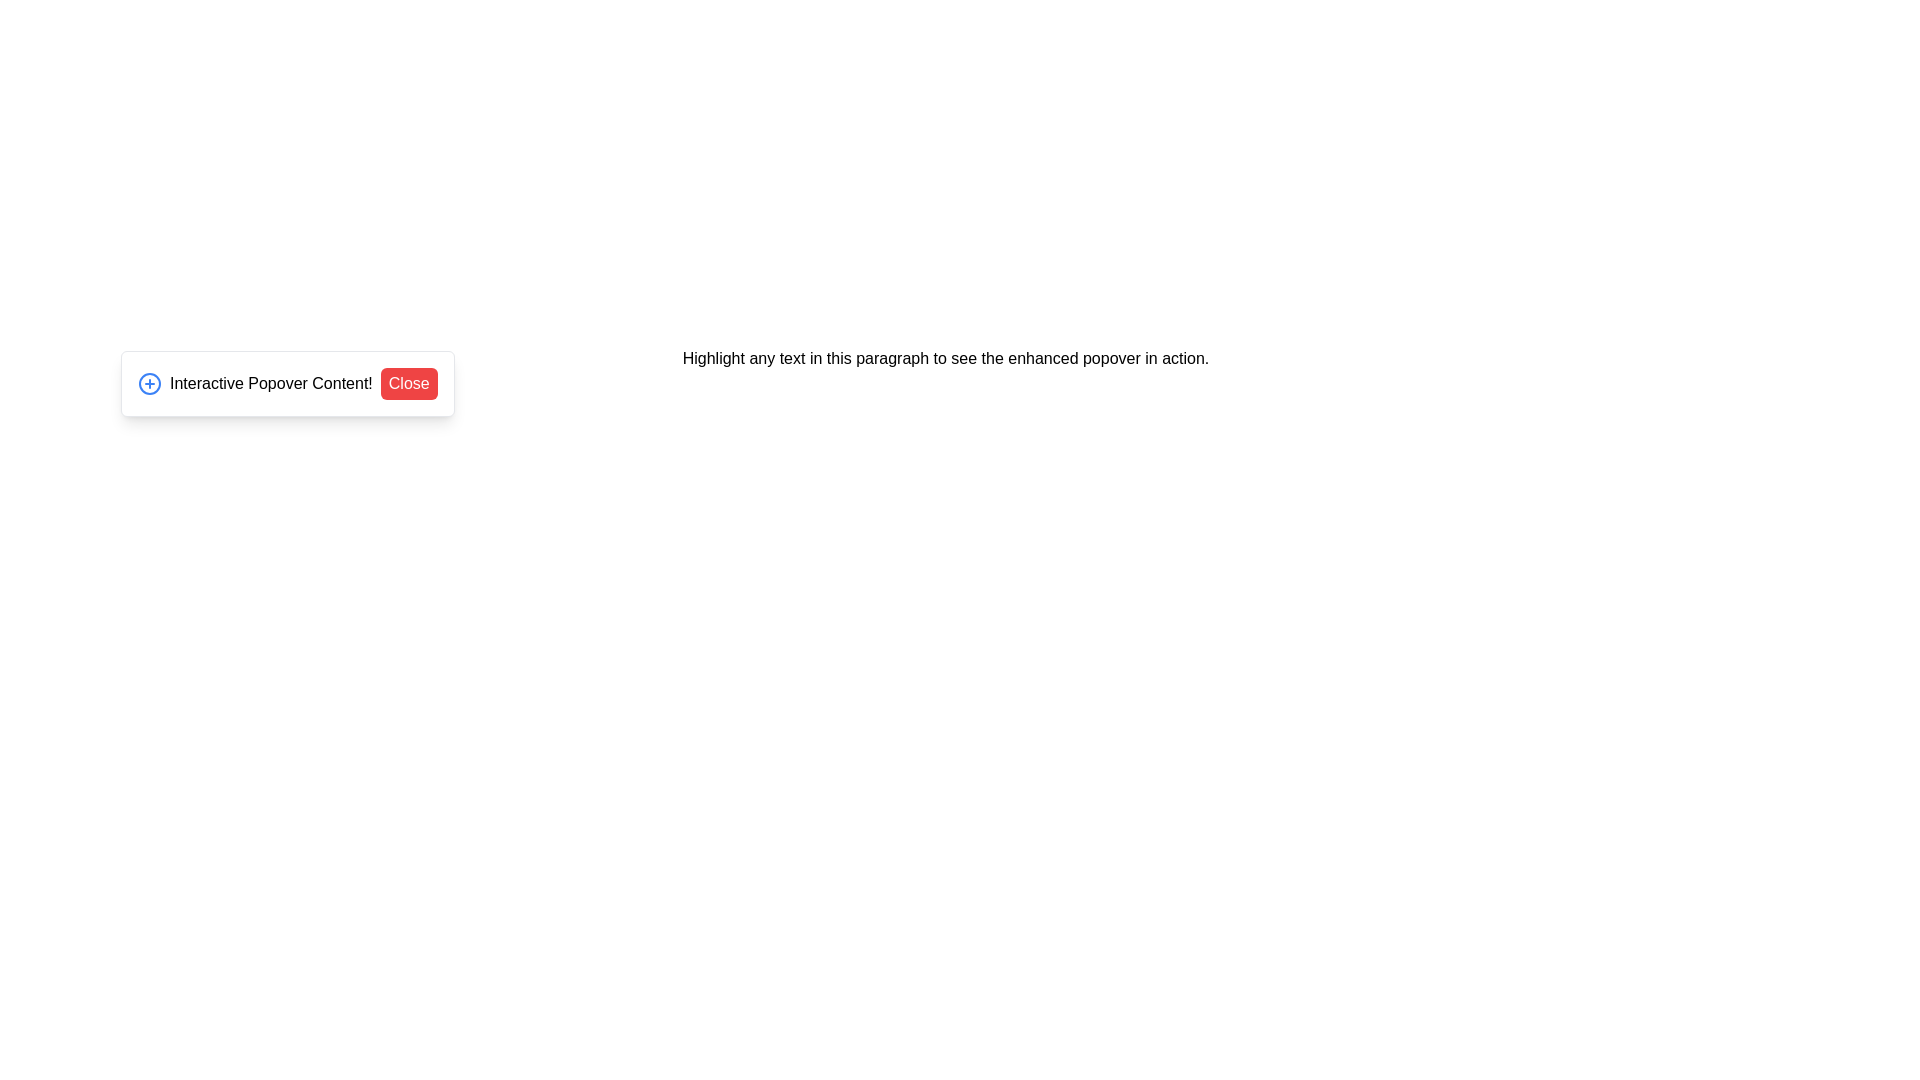 The image size is (1920, 1080). I want to click on the close button located at the far right side of the popover interface, so click(408, 384).